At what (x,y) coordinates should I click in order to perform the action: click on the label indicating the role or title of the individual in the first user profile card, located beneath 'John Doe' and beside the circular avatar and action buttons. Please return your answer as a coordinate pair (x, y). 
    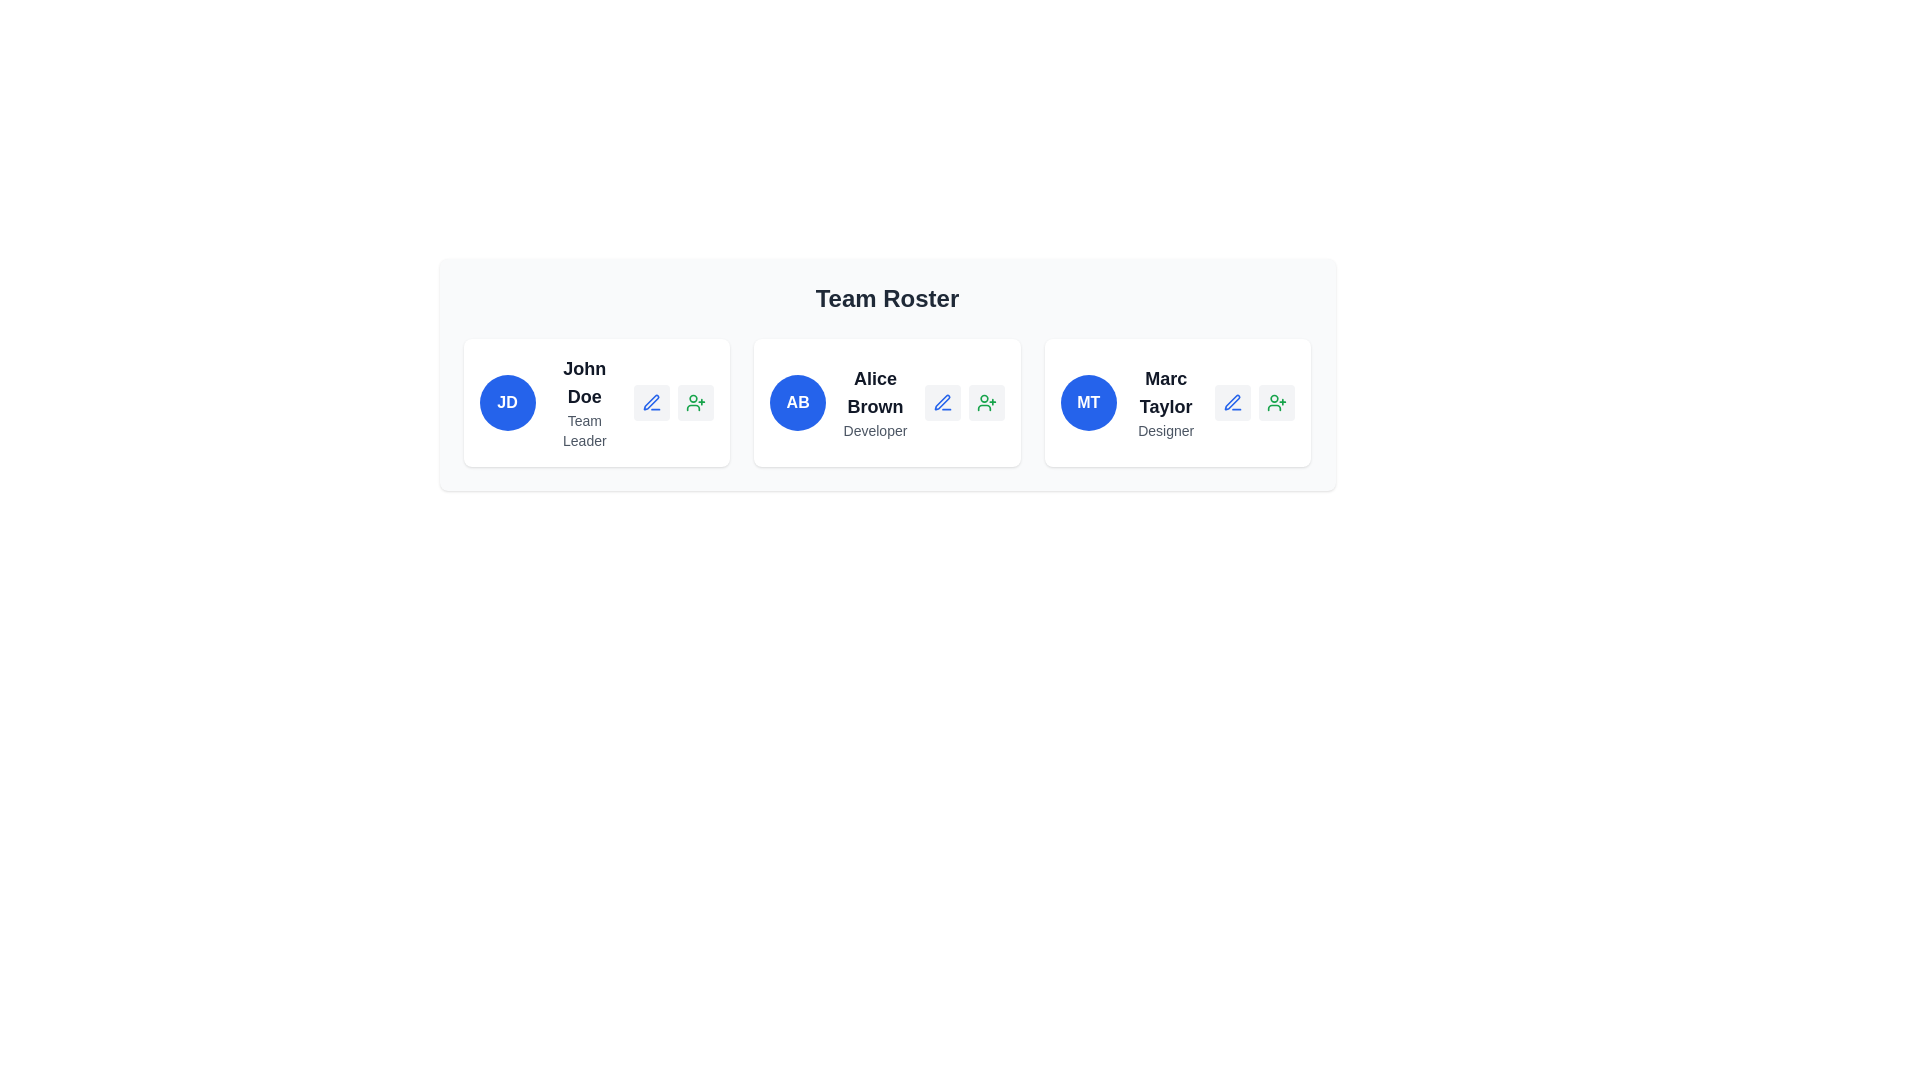
    Looking at the image, I should click on (583, 430).